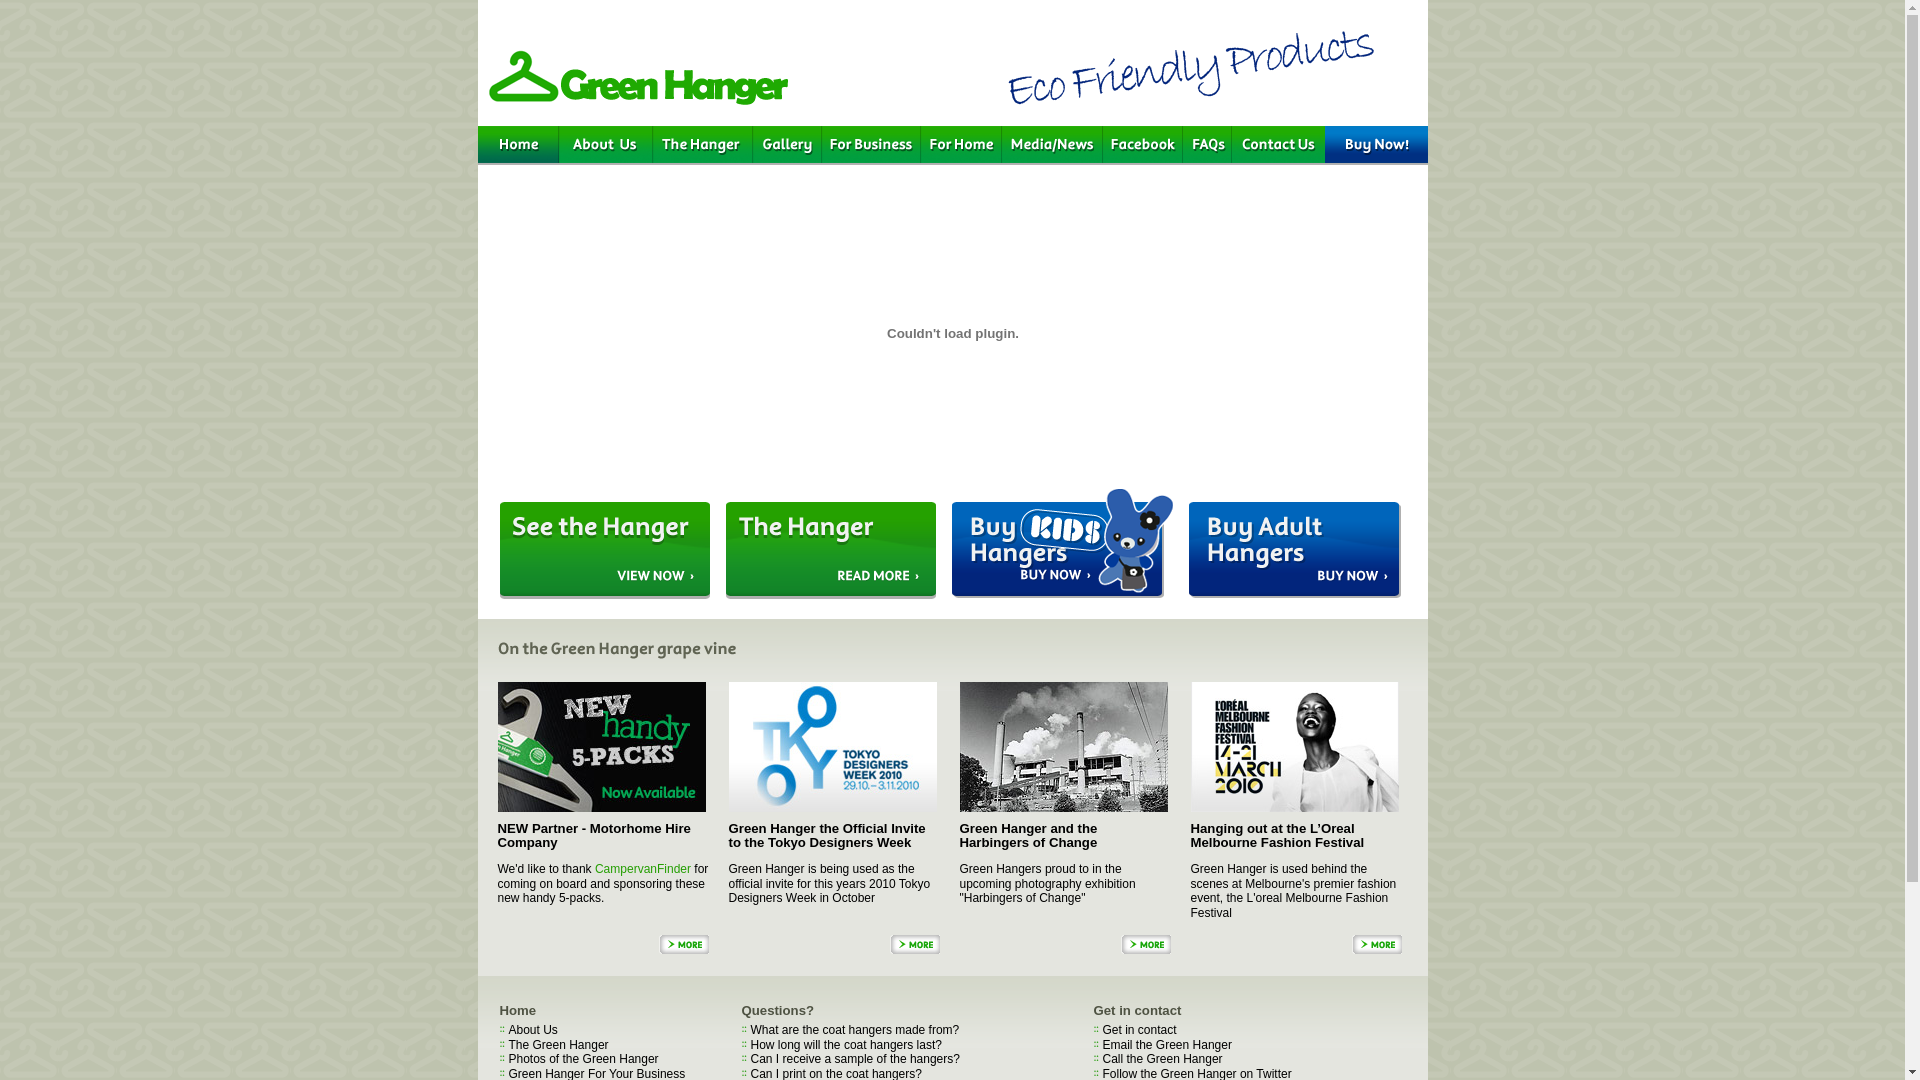 This screenshot has width=1920, height=1080. Describe the element at coordinates (854, 1058) in the screenshot. I see `'Can I receive a sample of the hangers?'` at that location.